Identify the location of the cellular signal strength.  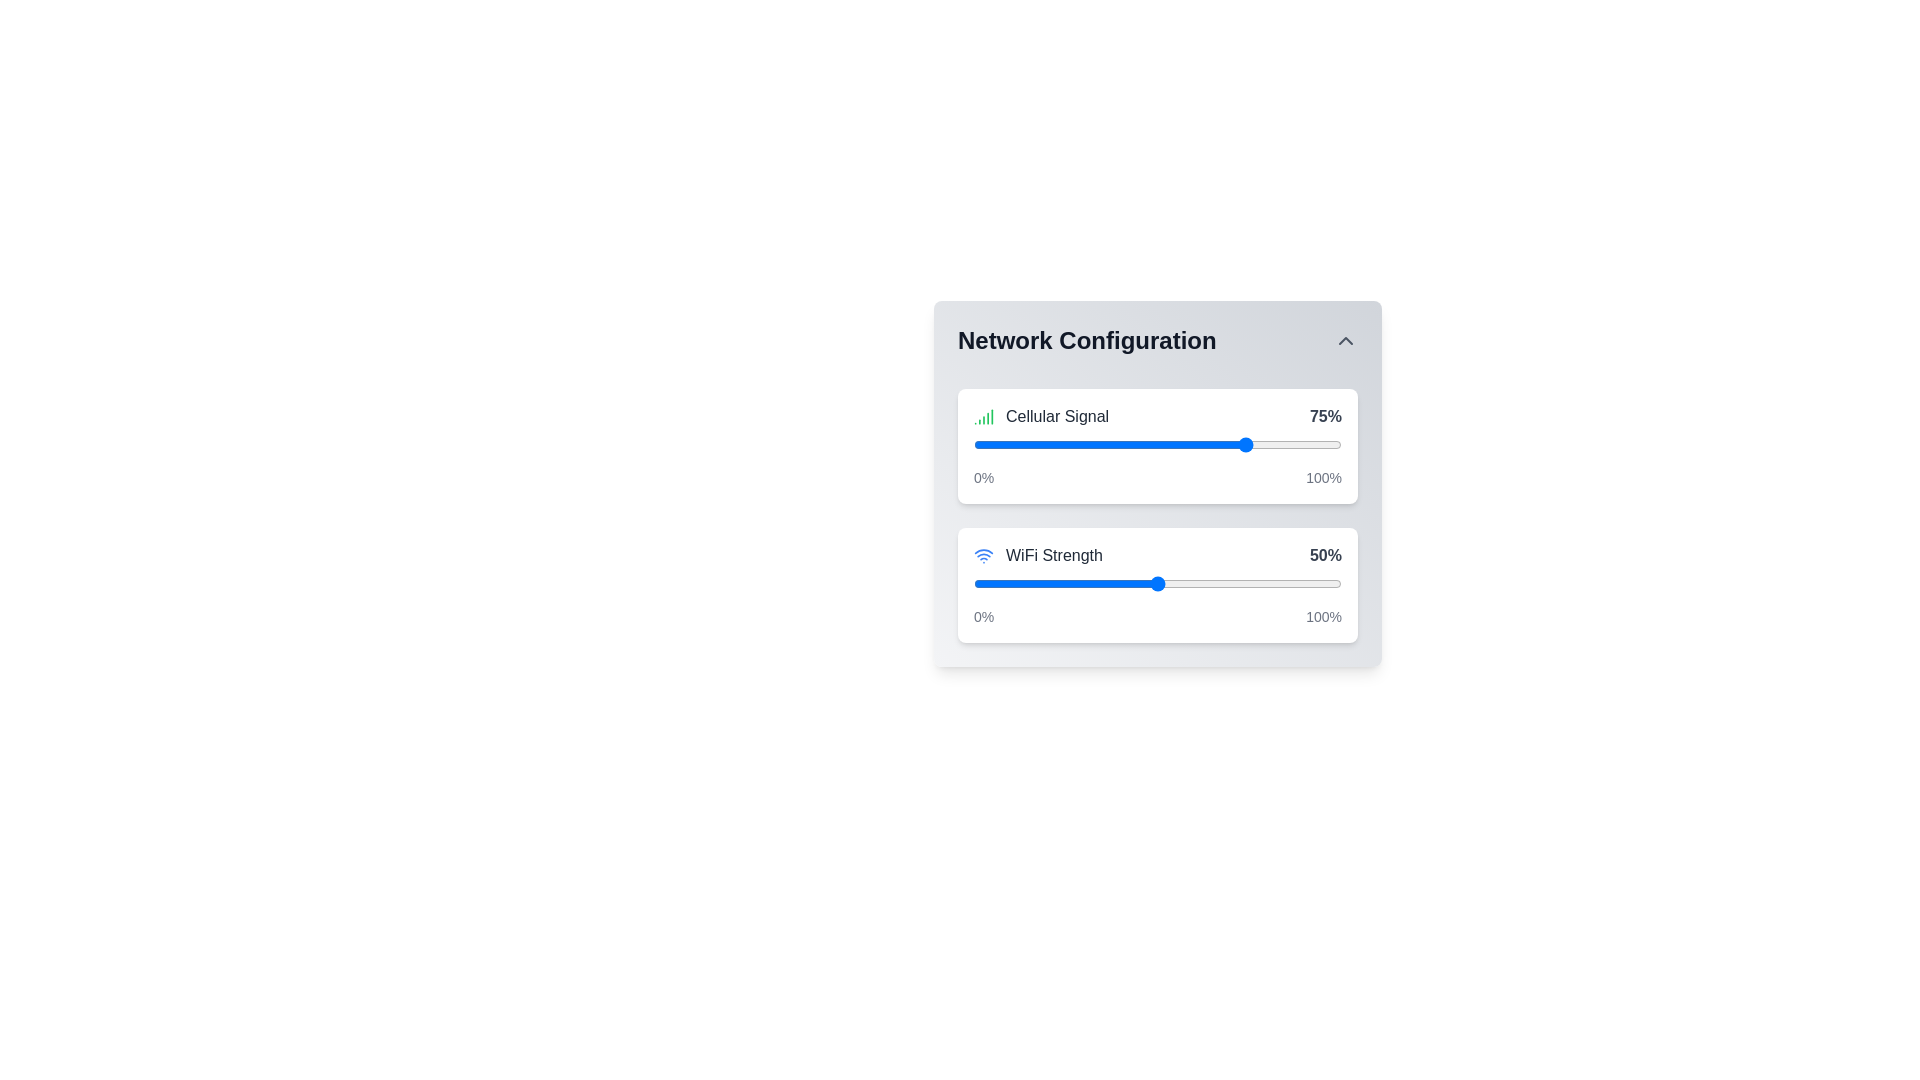
(1267, 443).